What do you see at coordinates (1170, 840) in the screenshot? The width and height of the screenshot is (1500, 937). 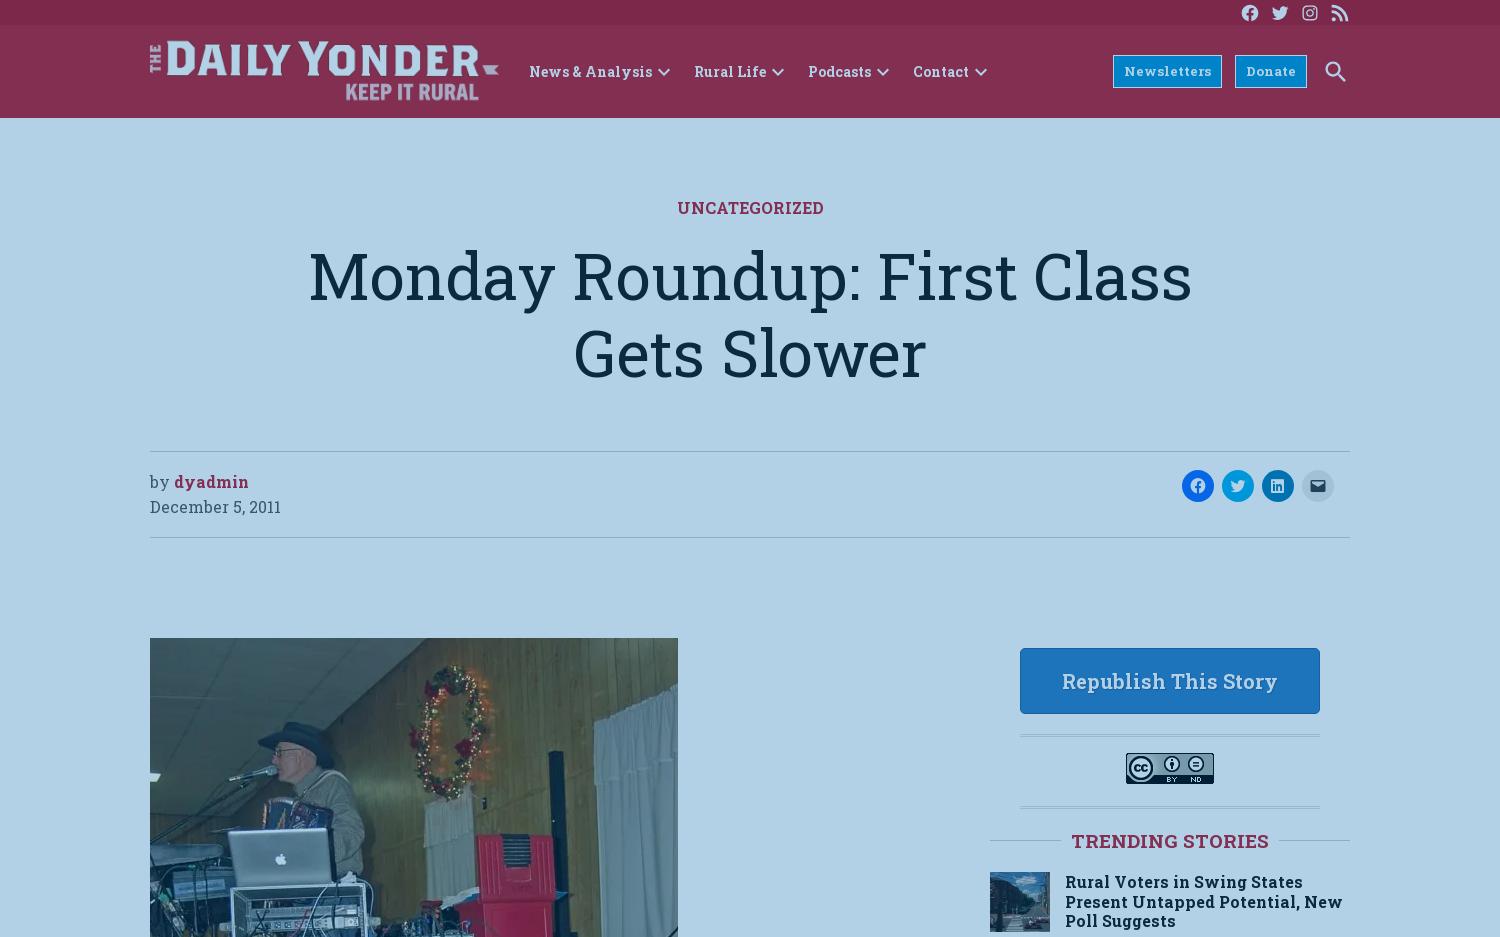 I see `'Trending Stories'` at bounding box center [1170, 840].